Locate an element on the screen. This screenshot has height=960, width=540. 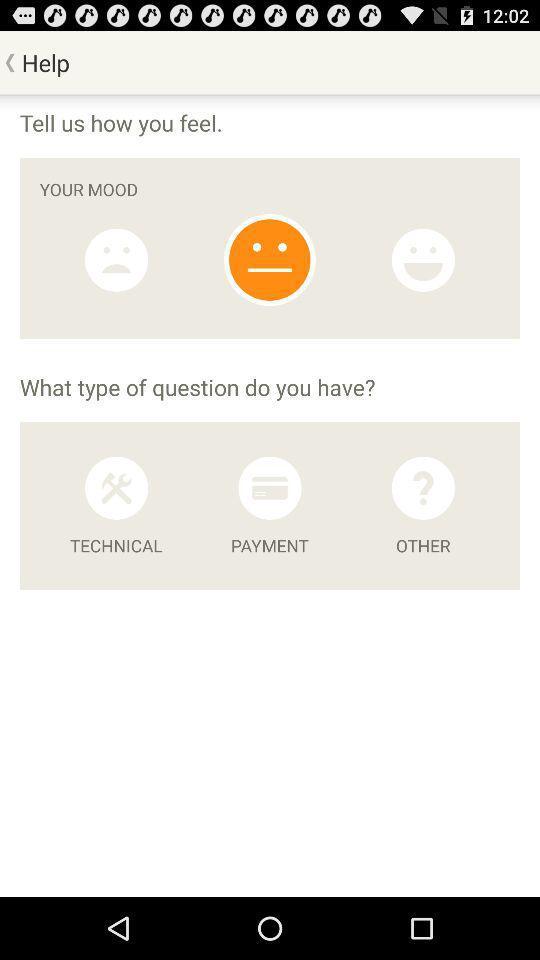
option emojios is located at coordinates (422, 259).